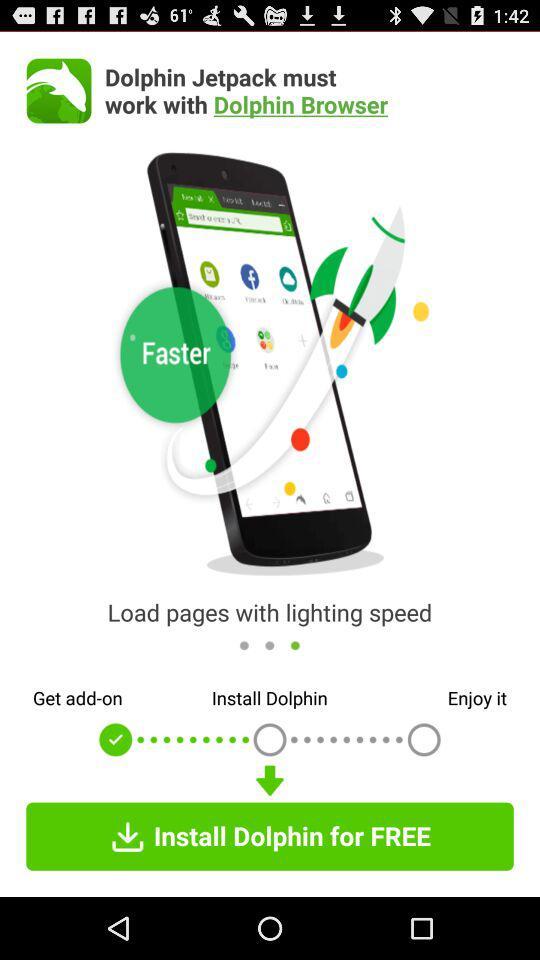  I want to click on the item at the top left corner, so click(59, 90).